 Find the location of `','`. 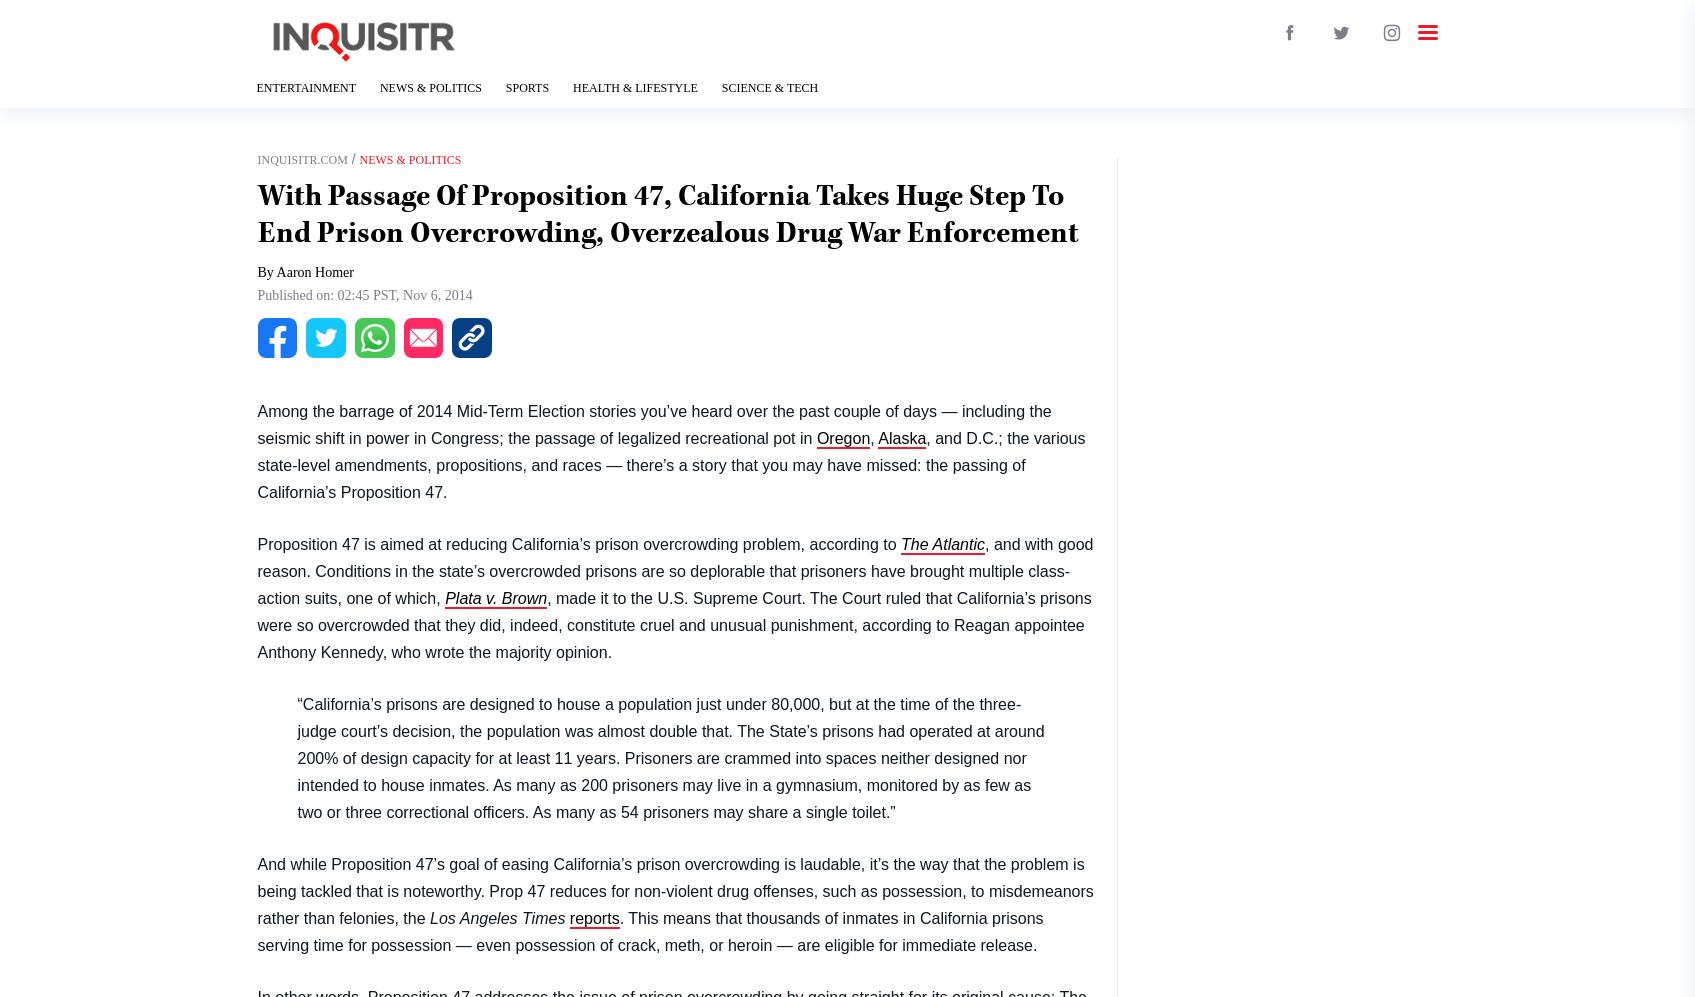

',' is located at coordinates (872, 436).